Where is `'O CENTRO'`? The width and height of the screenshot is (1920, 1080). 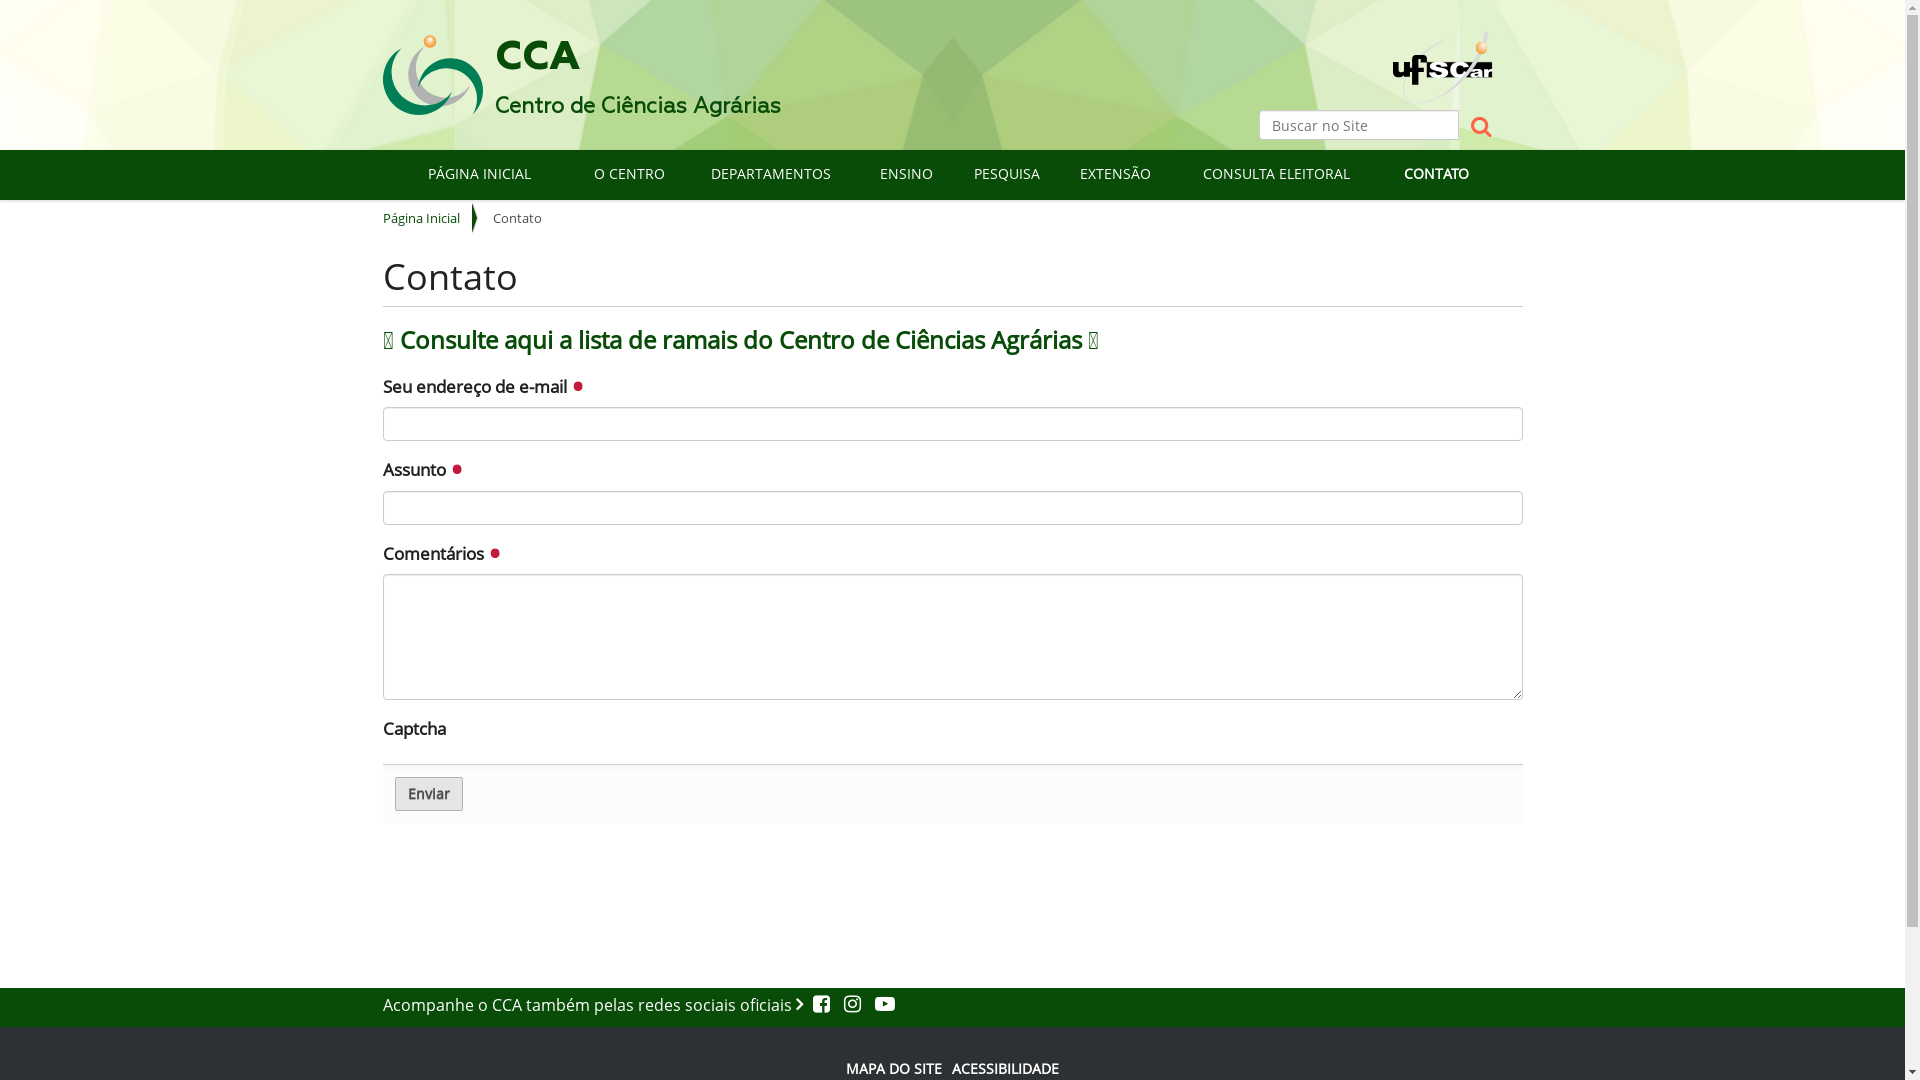
'O CENTRO' is located at coordinates (628, 172).